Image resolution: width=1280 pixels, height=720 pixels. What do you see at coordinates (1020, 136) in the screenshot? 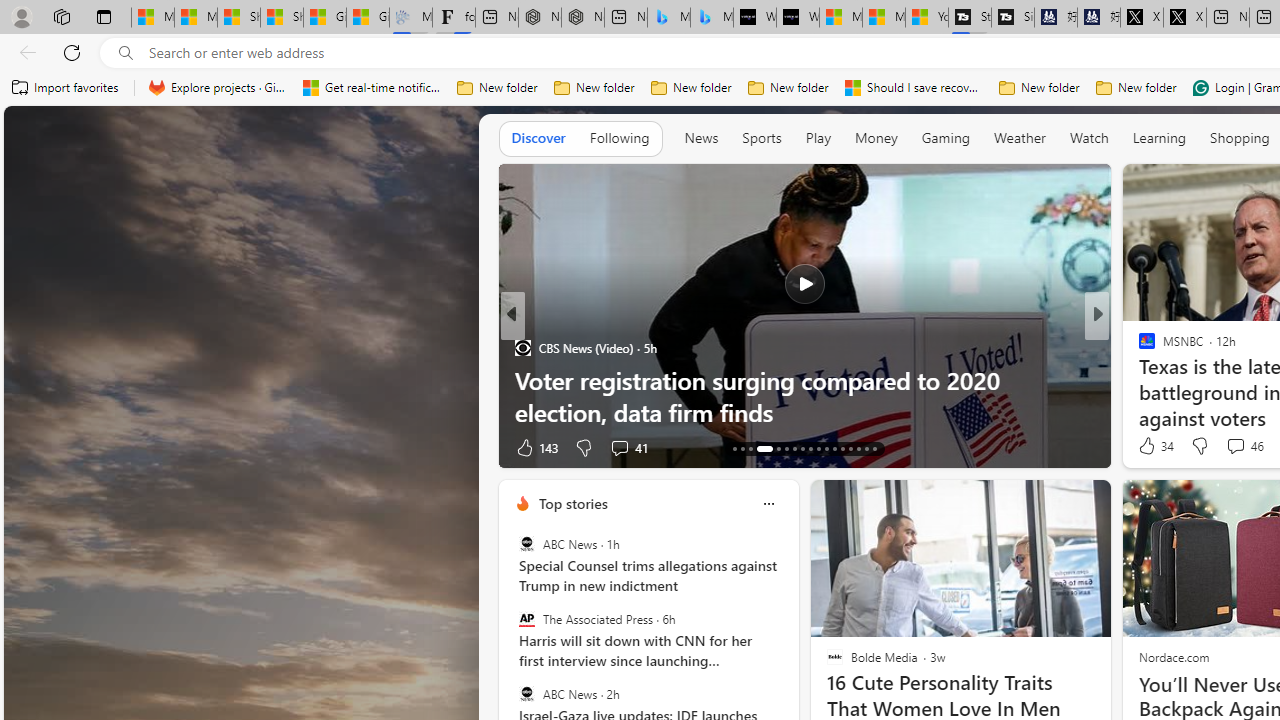
I see `'Weather'` at bounding box center [1020, 136].